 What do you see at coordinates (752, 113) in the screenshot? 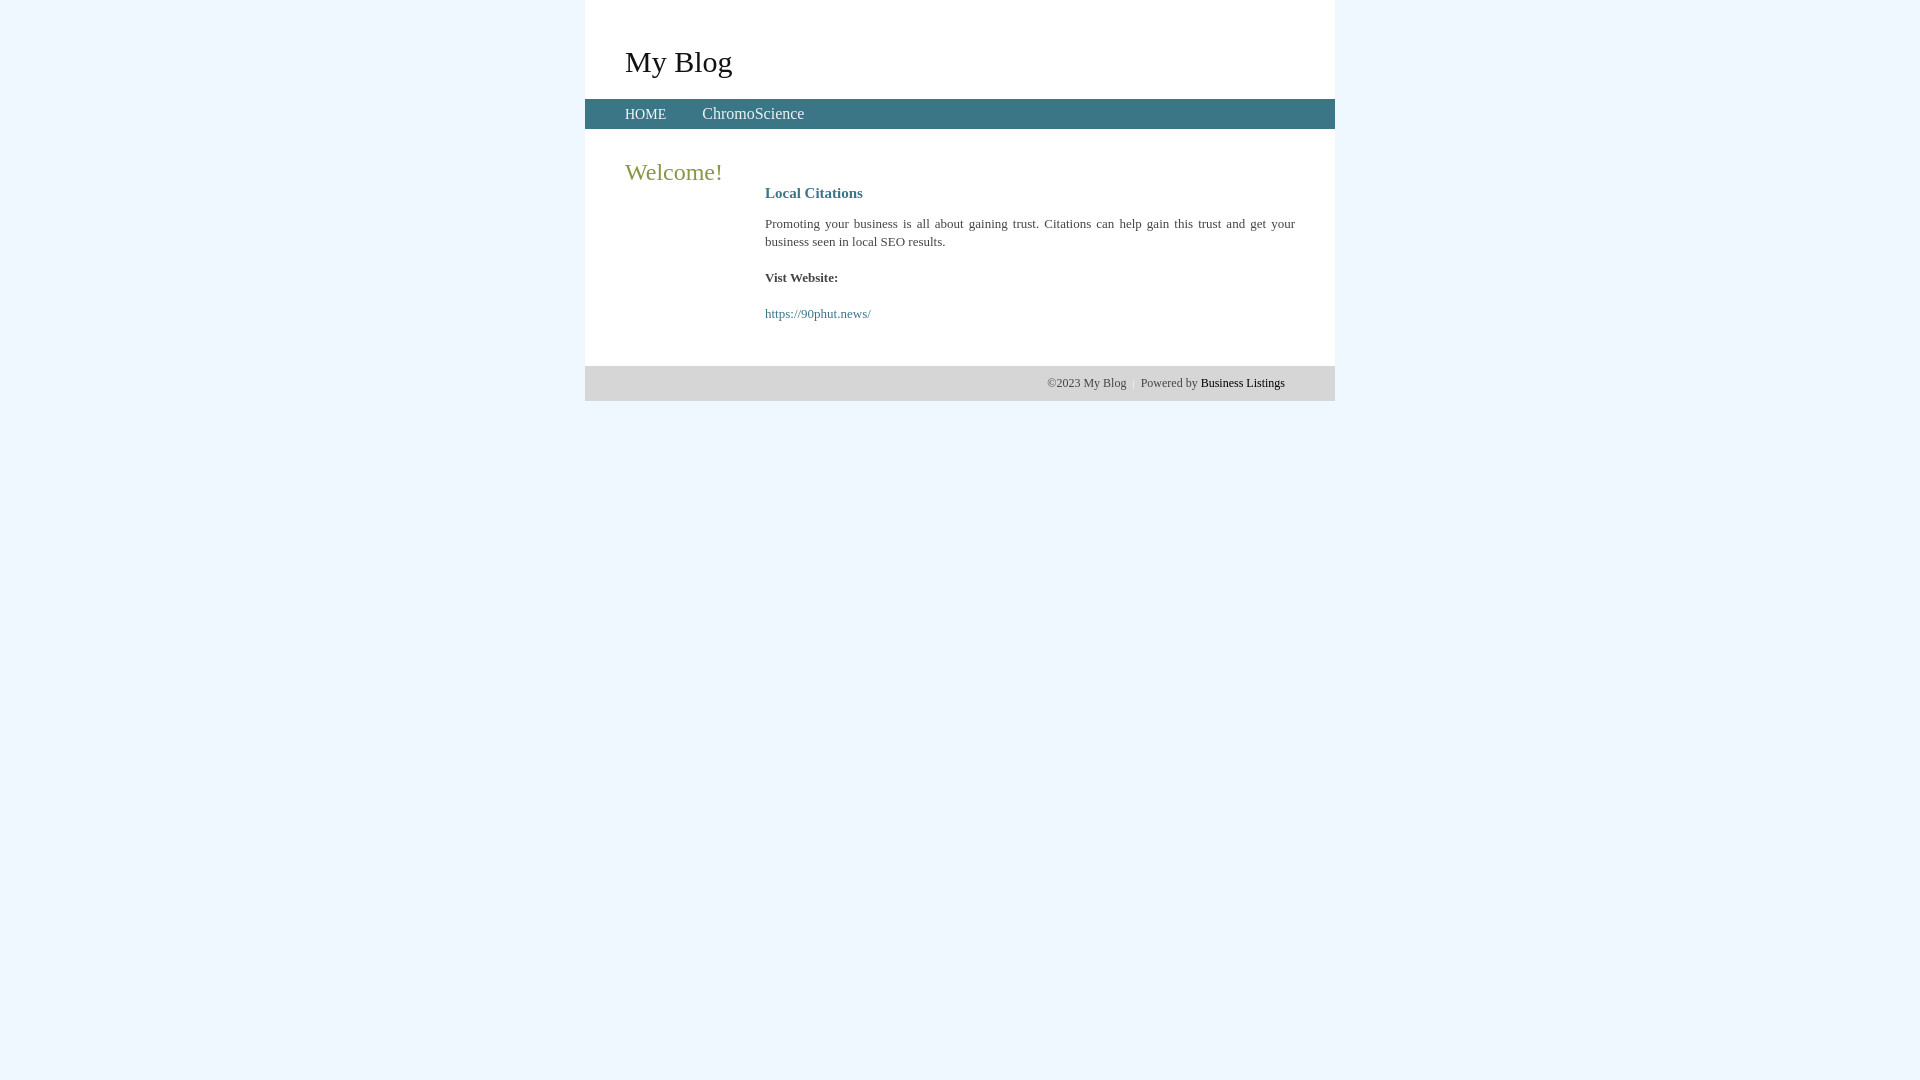
I see `'ChromoScience'` at bounding box center [752, 113].